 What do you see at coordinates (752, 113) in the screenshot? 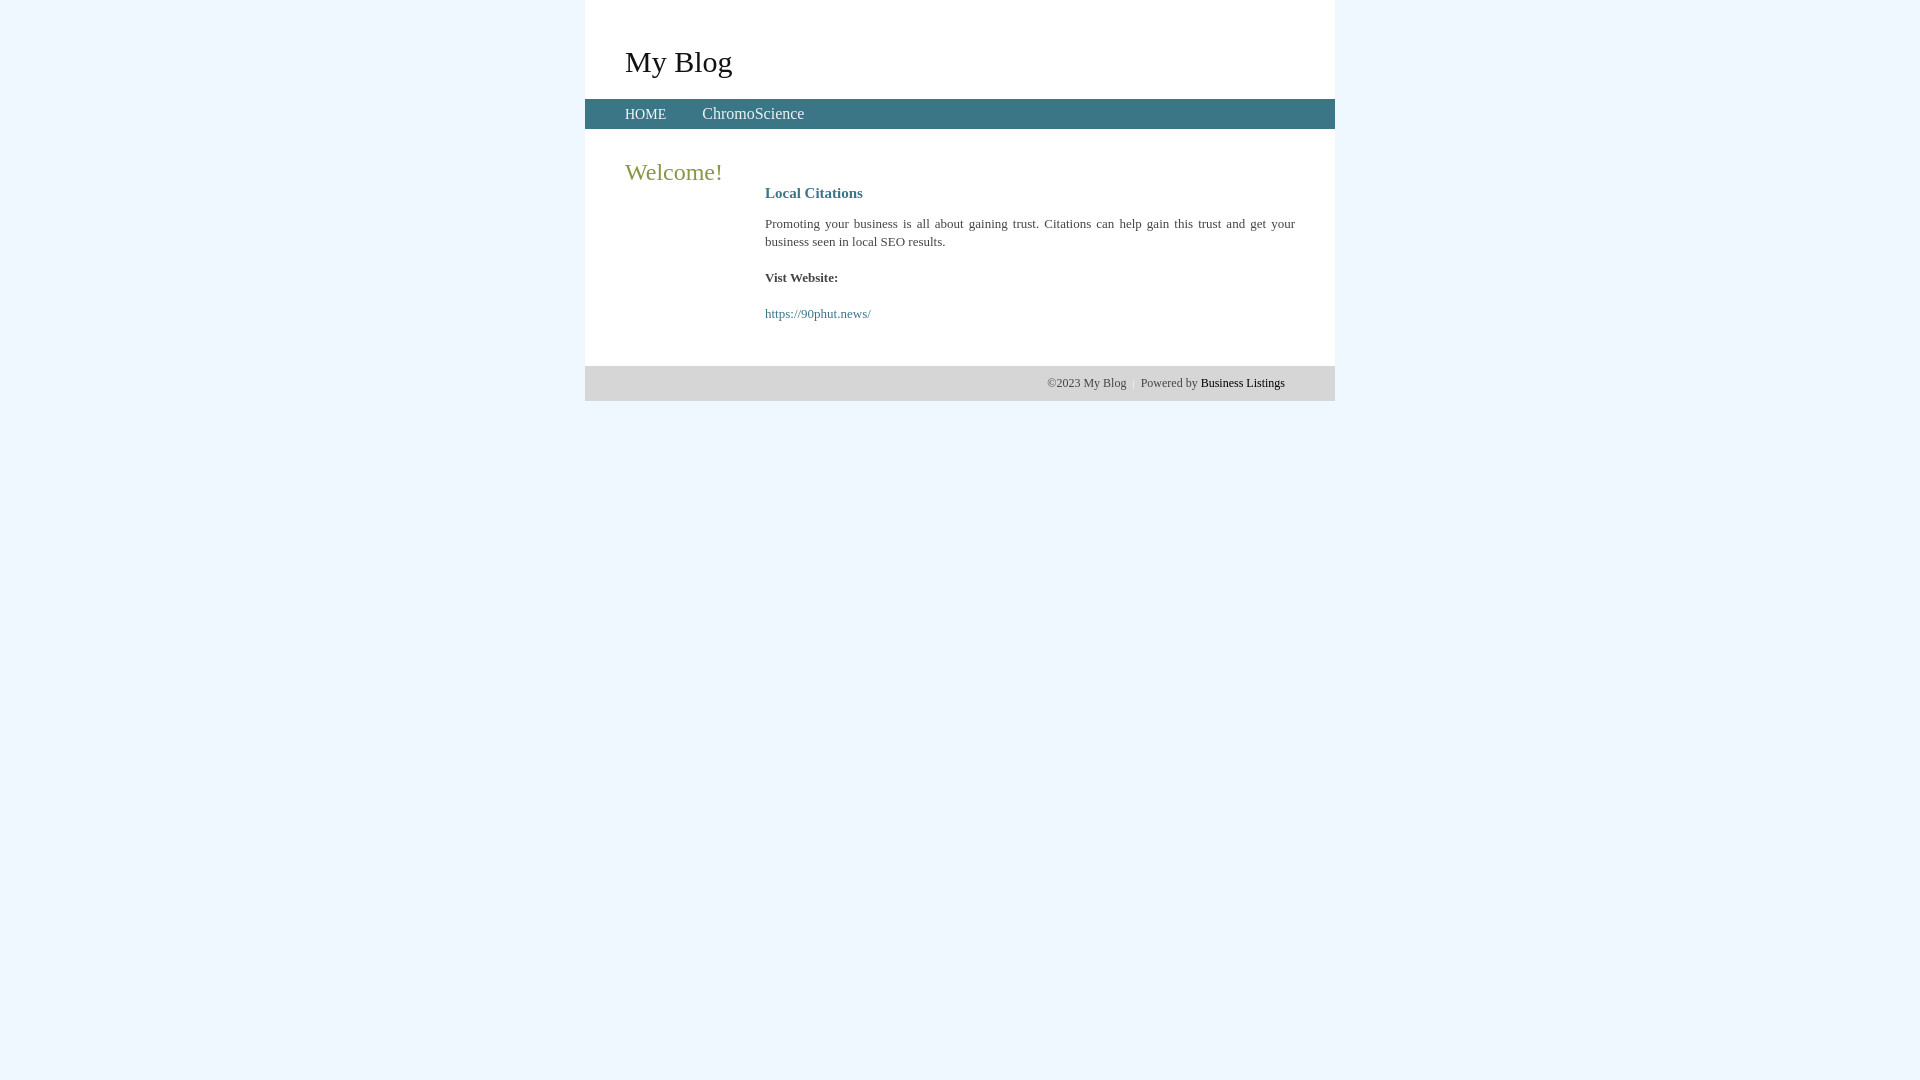
I see `'ChromoScience'` at bounding box center [752, 113].